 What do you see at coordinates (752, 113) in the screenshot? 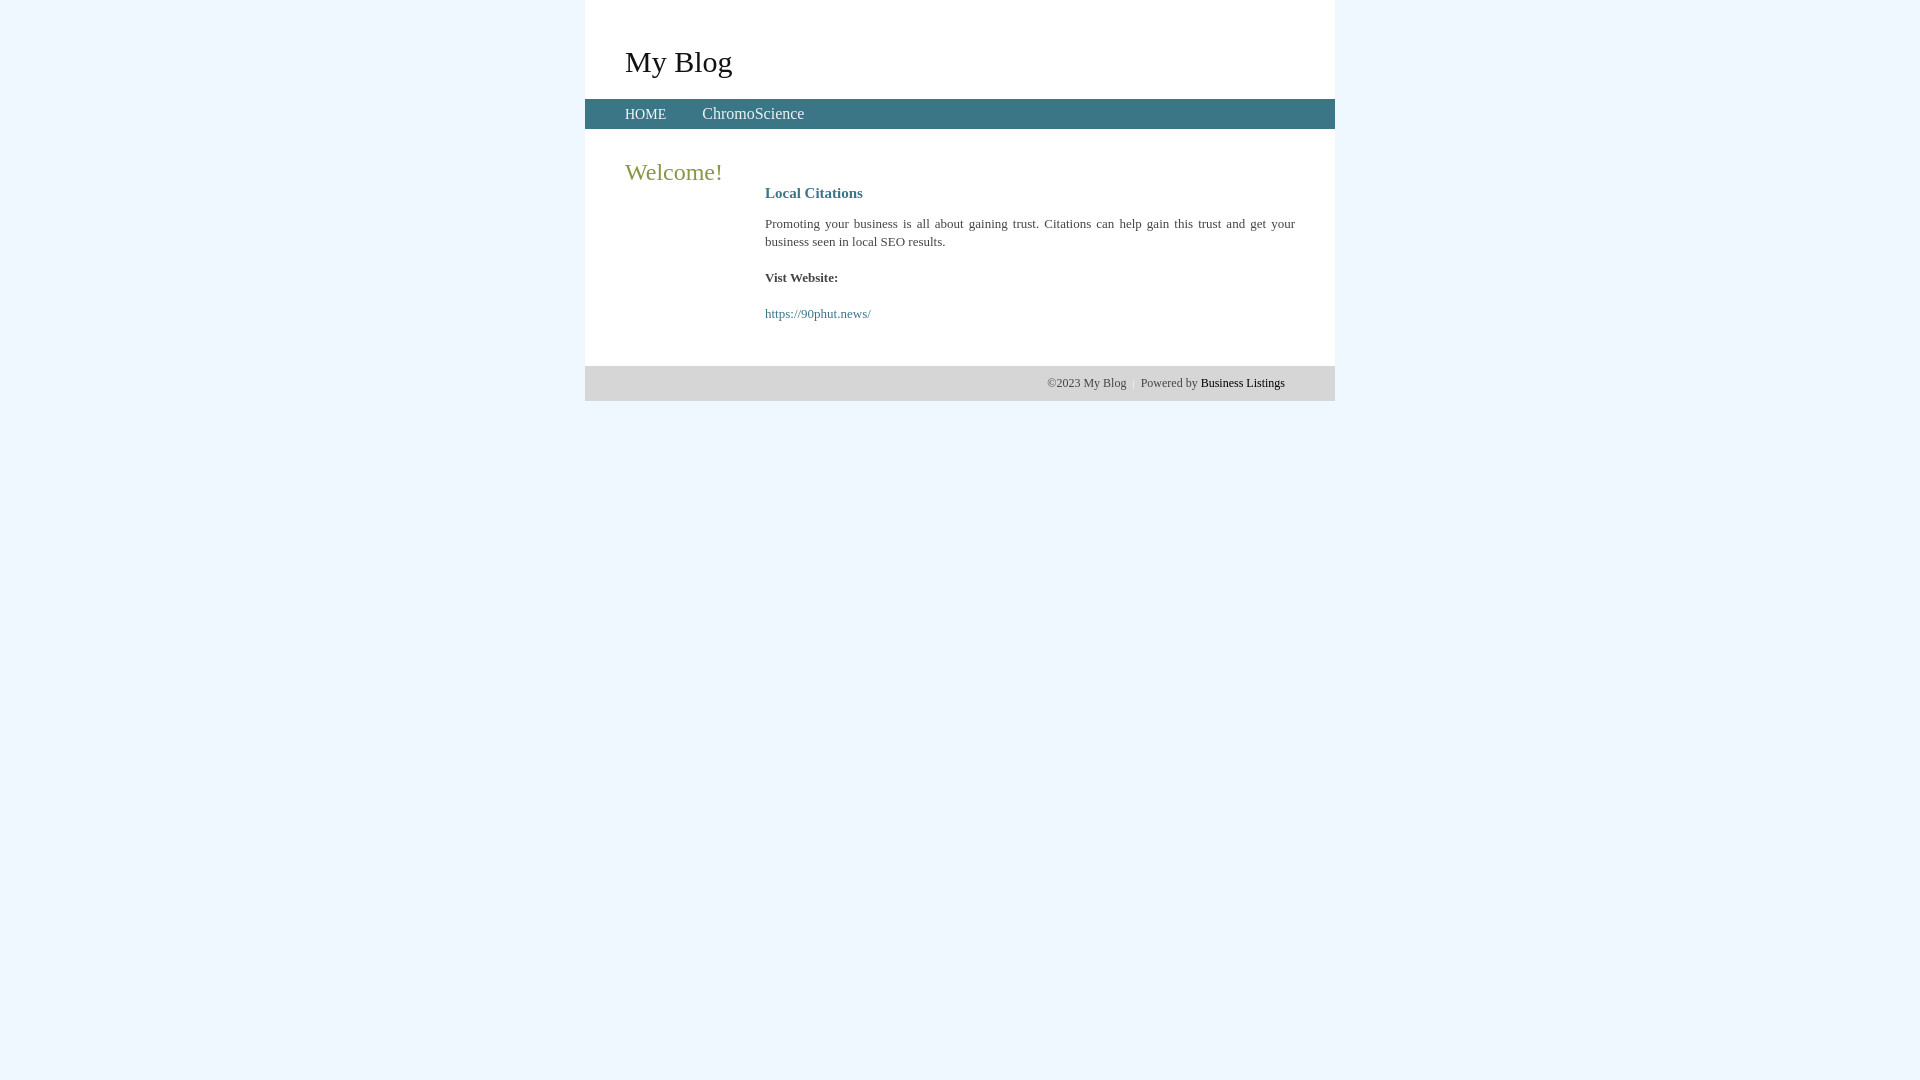
I see `'ChromoScience'` at bounding box center [752, 113].